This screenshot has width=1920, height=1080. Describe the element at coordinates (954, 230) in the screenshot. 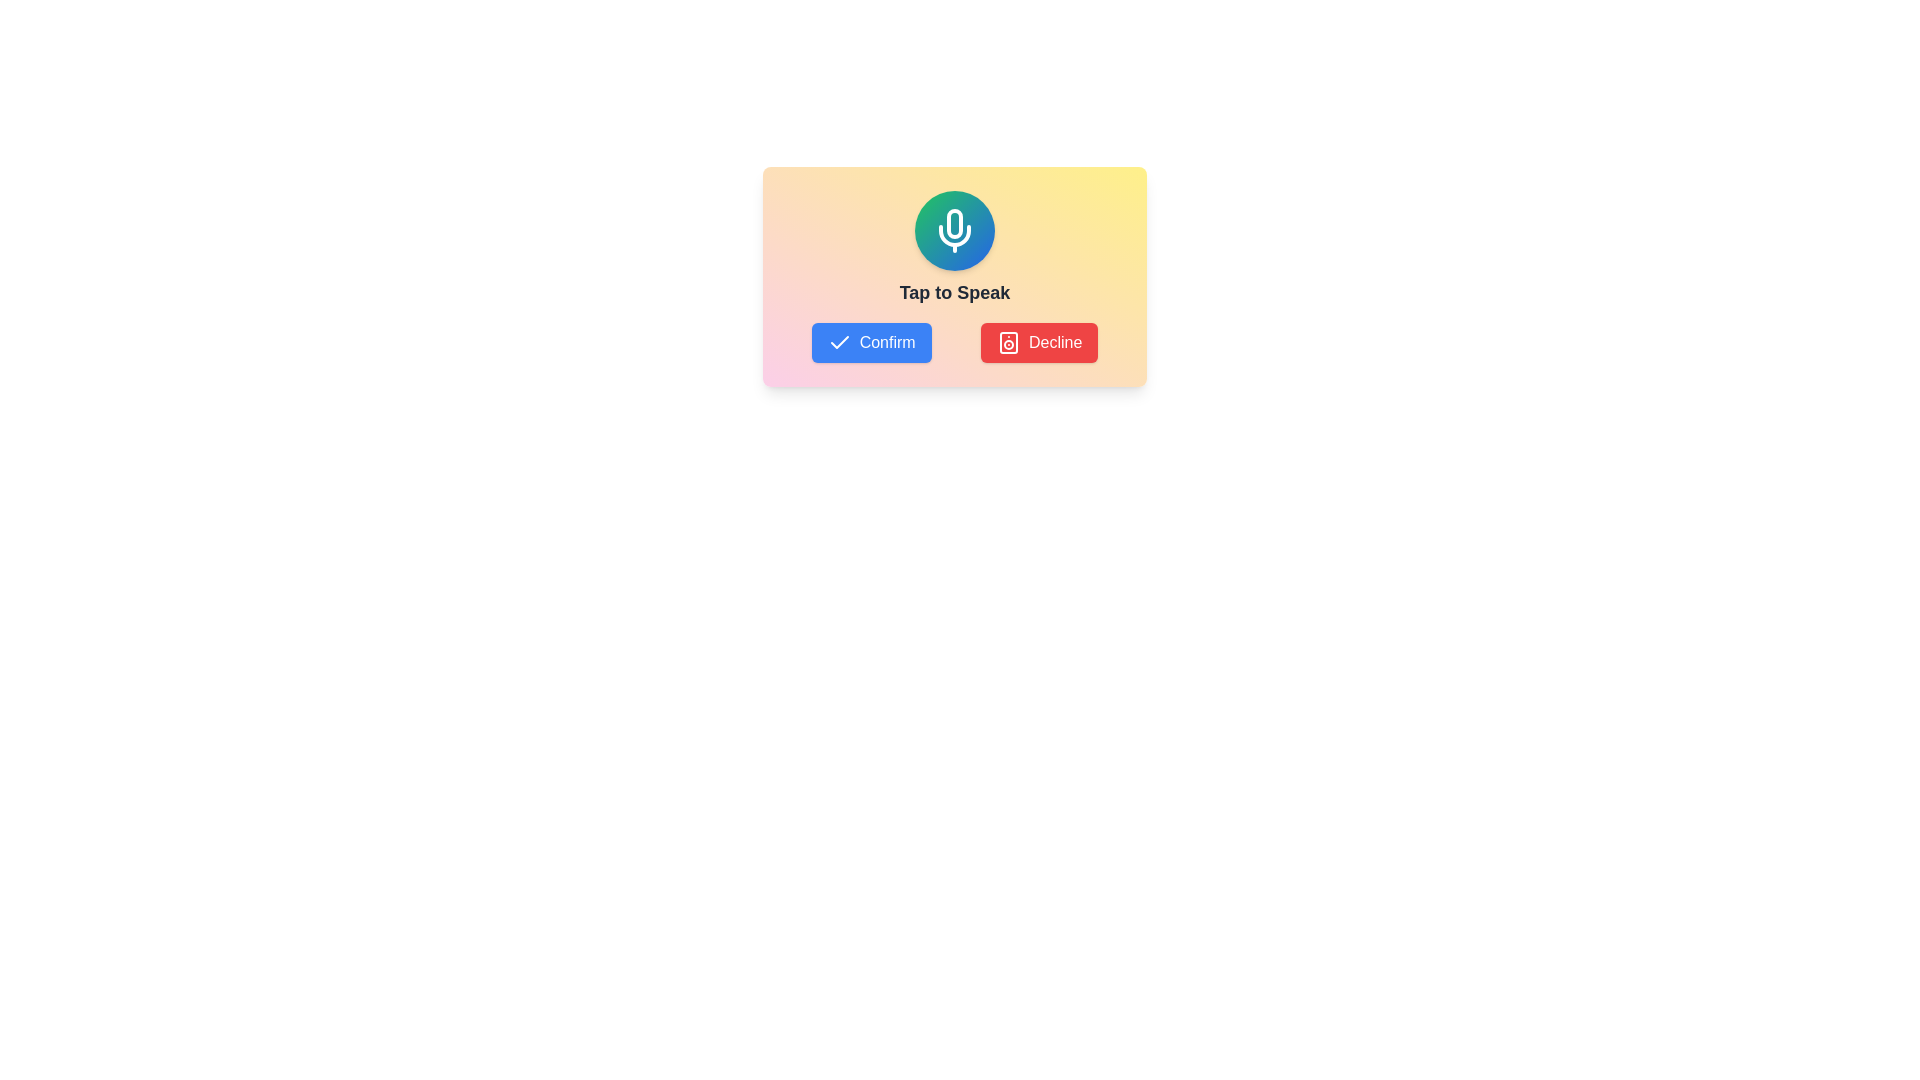

I see `the microphone icon, which is white and located at the top-center of the interface within a circular gradient background` at that location.